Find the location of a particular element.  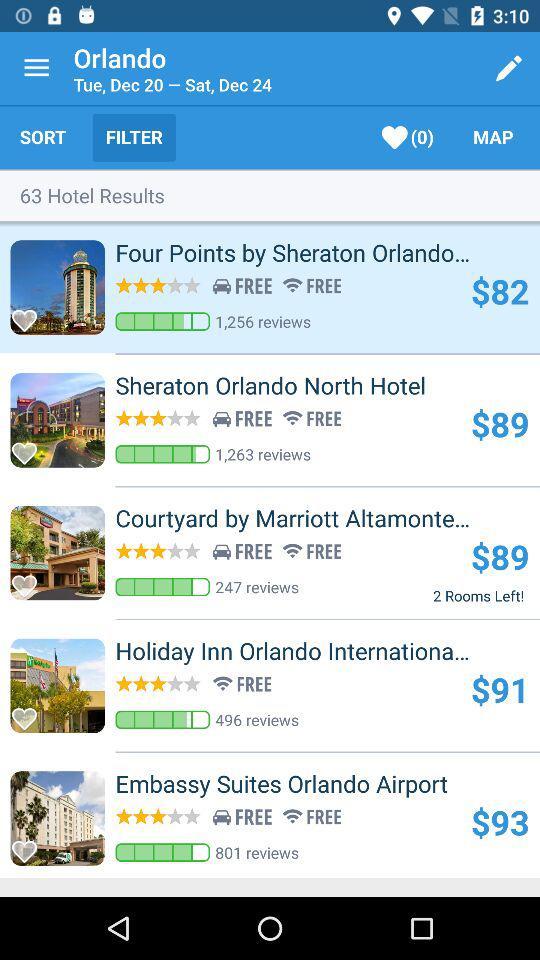

item next to orlando item is located at coordinates (36, 68).